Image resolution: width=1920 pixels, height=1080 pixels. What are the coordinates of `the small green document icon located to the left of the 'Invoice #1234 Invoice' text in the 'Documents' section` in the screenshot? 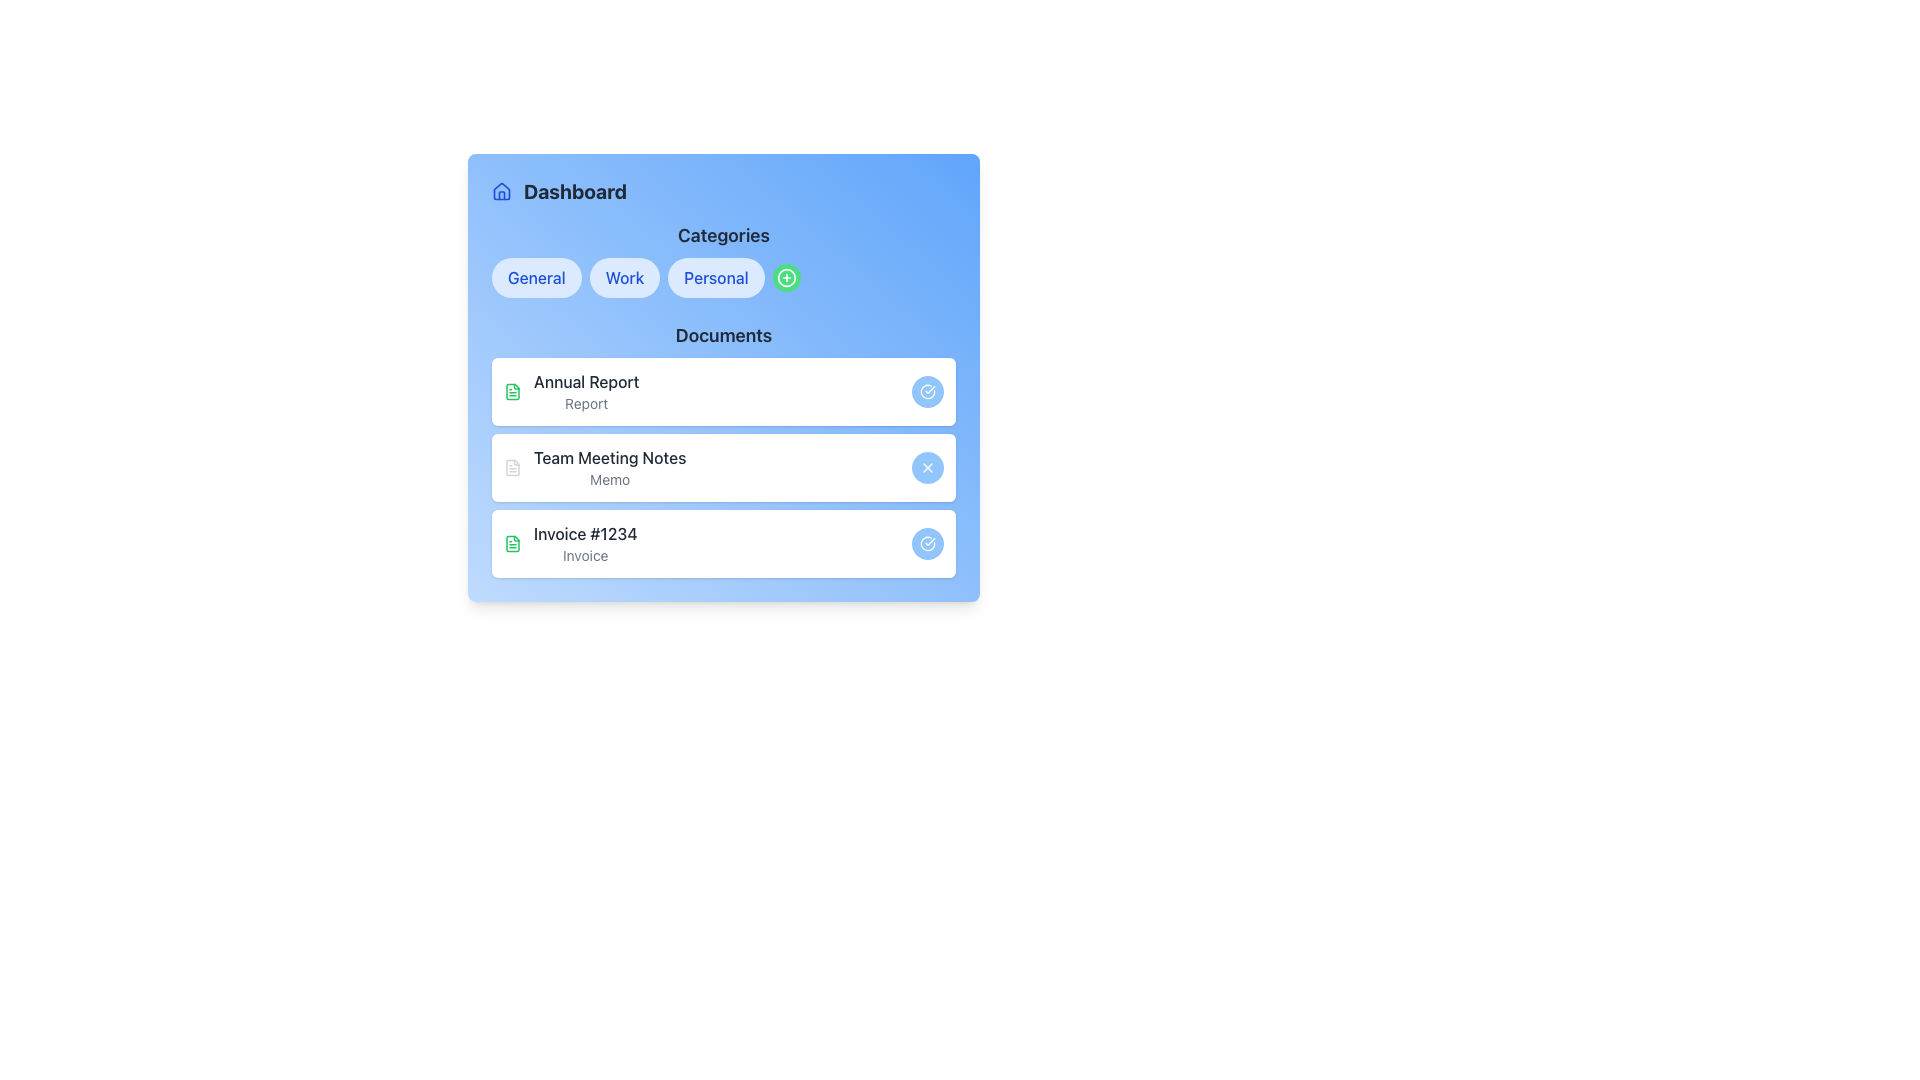 It's located at (513, 543).